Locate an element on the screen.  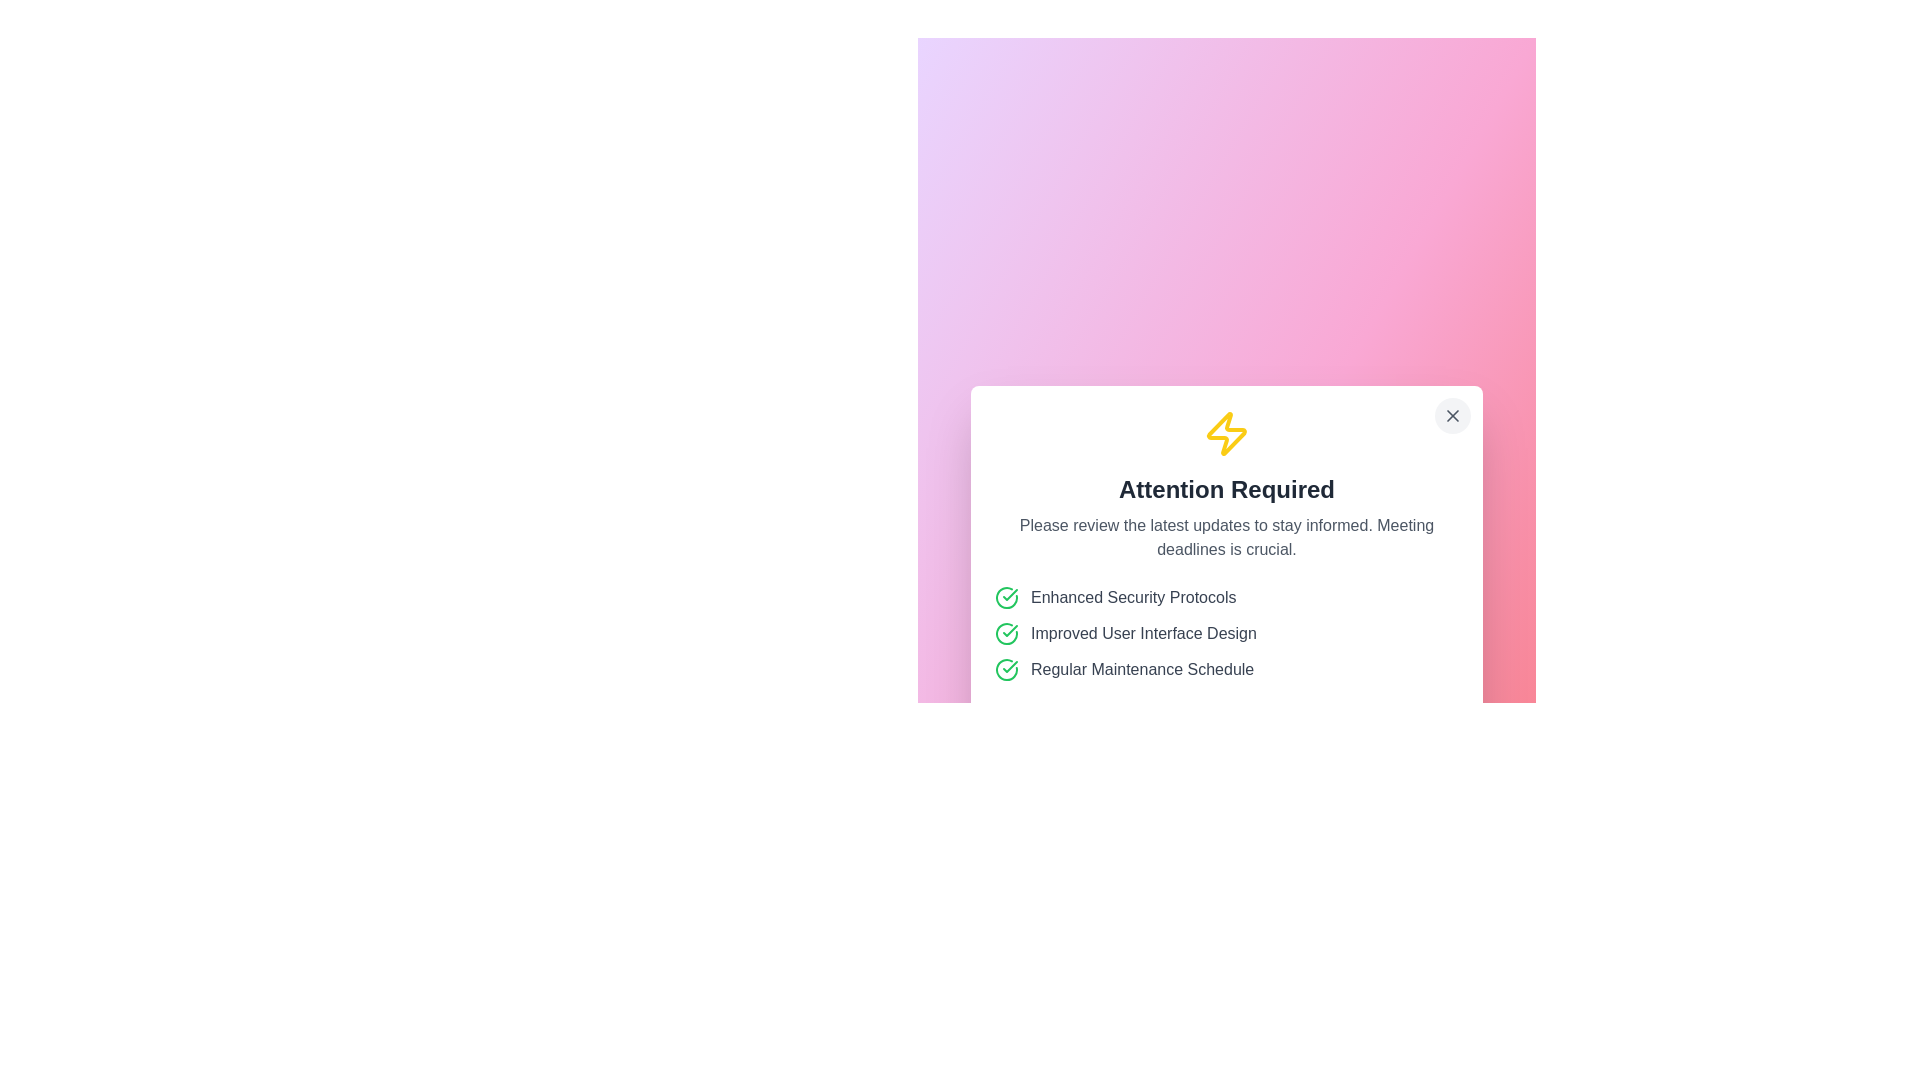
text label displaying 'Regular Maintenance Schedule', which is styled in gray and is the third item in a vertical list, located within a white card UI on a pink-and-purple background is located at coordinates (1142, 670).